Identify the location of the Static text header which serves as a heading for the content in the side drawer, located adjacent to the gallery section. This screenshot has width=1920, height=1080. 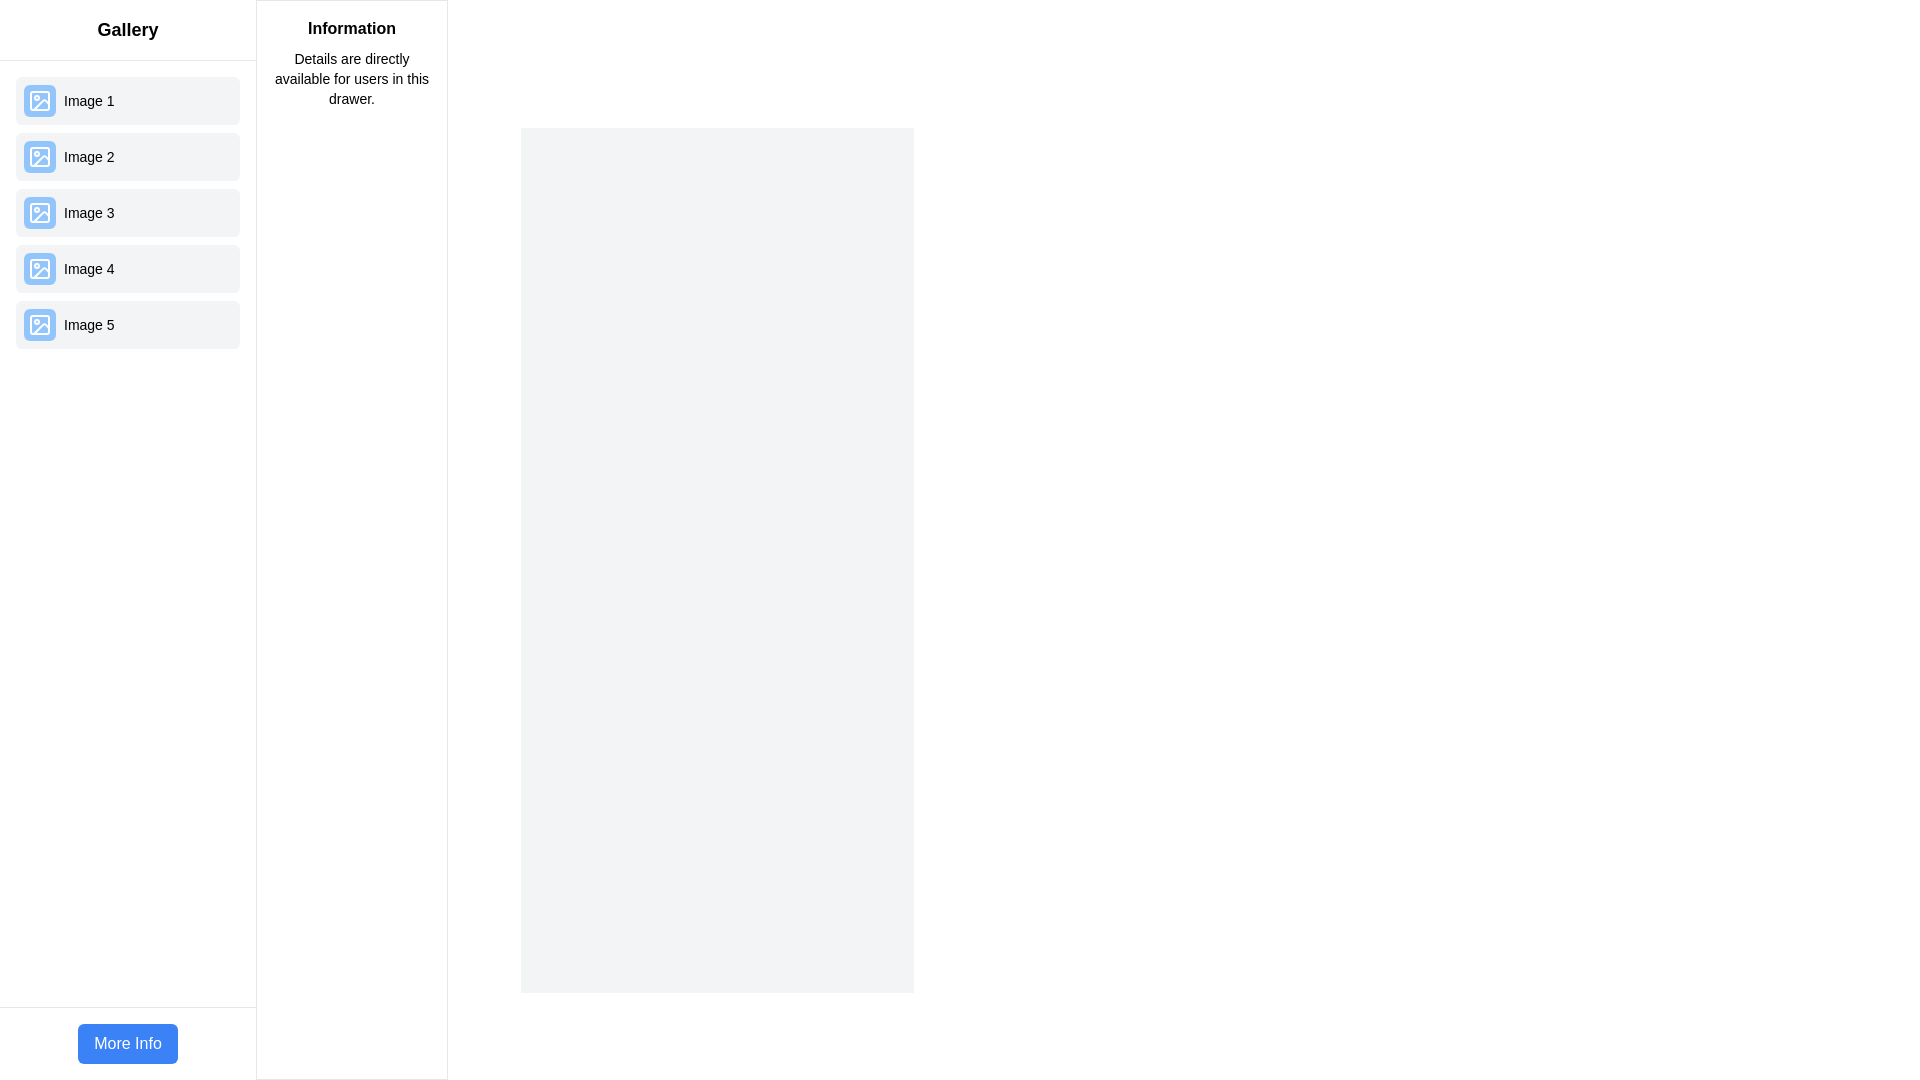
(351, 29).